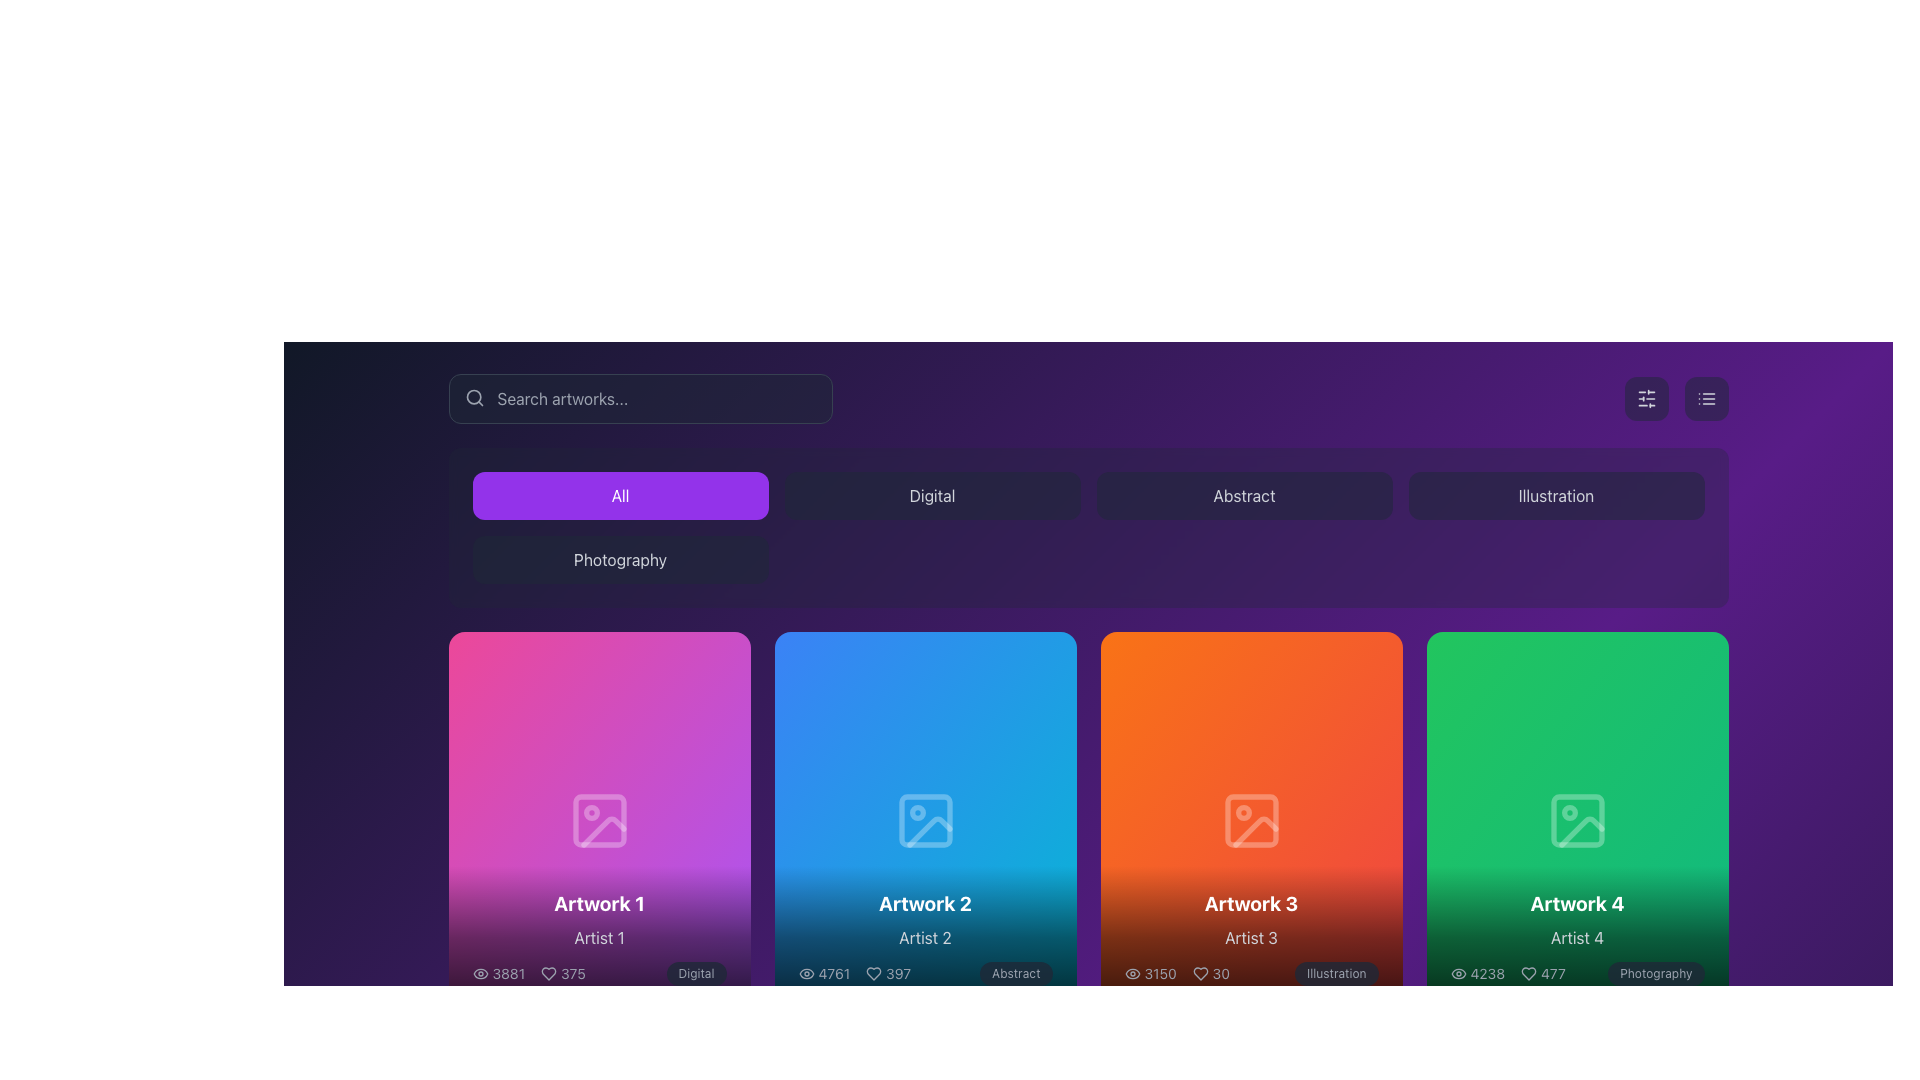  I want to click on the rightmost circular sharing button in the dark overlay on the 'Artwork 1' card, so click(659, 820).